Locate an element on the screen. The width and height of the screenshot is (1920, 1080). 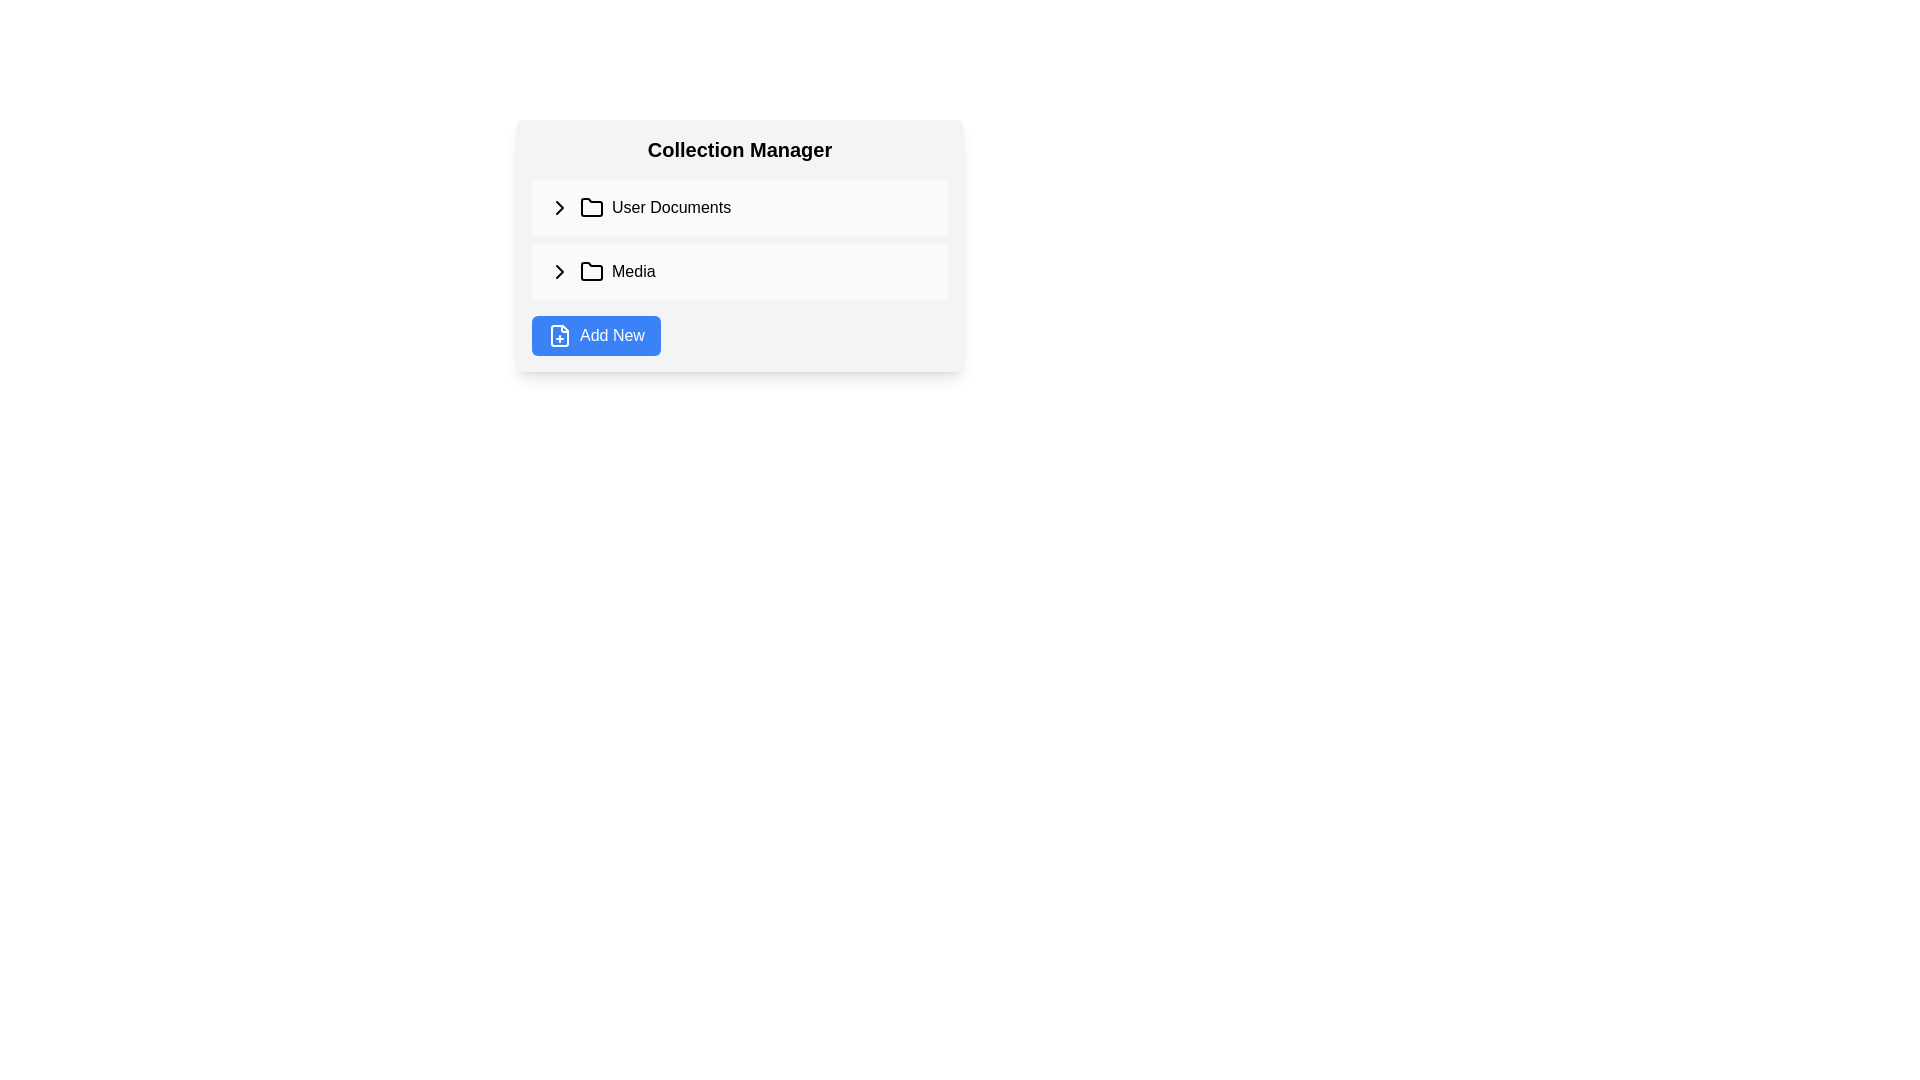
the folder icon located to the left of the 'Media' label in the second row of the 'Collection Manager' is located at coordinates (590, 271).